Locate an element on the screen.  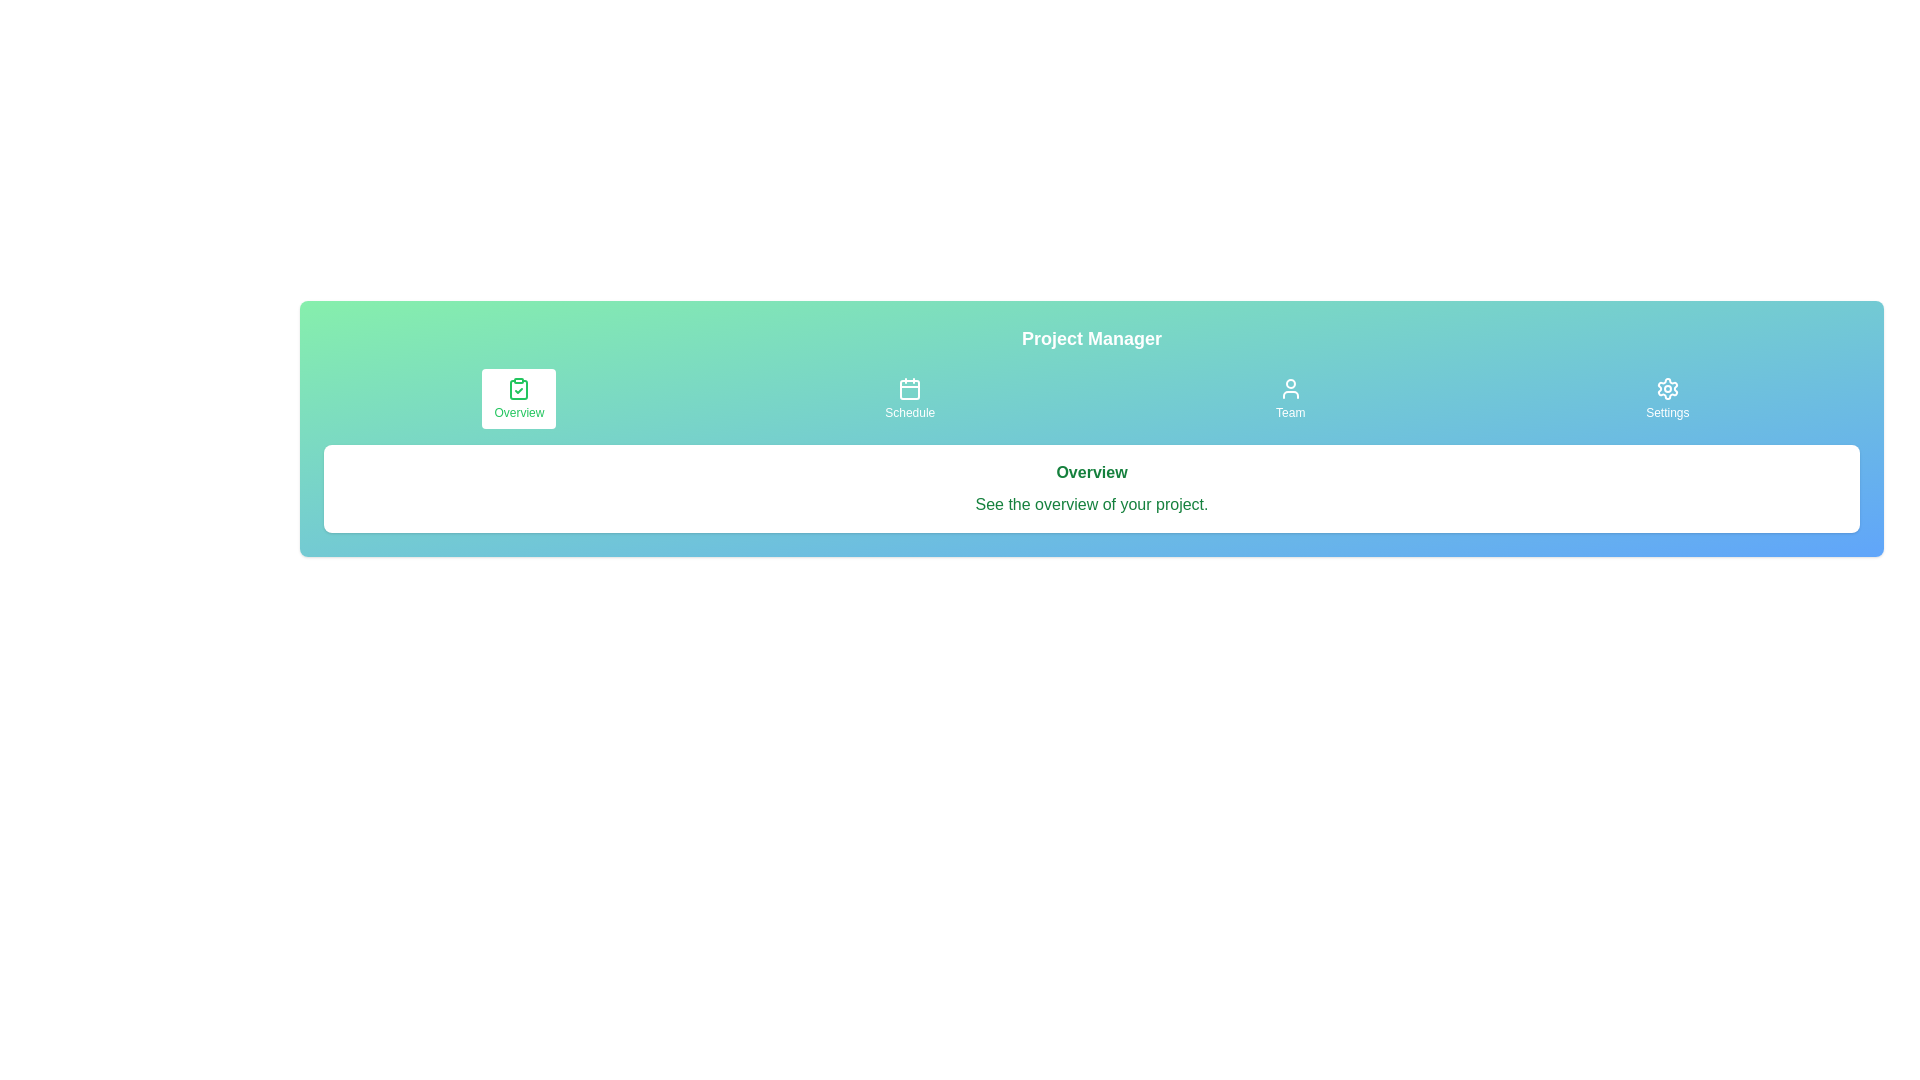
the 'Overview' button is located at coordinates (519, 398).